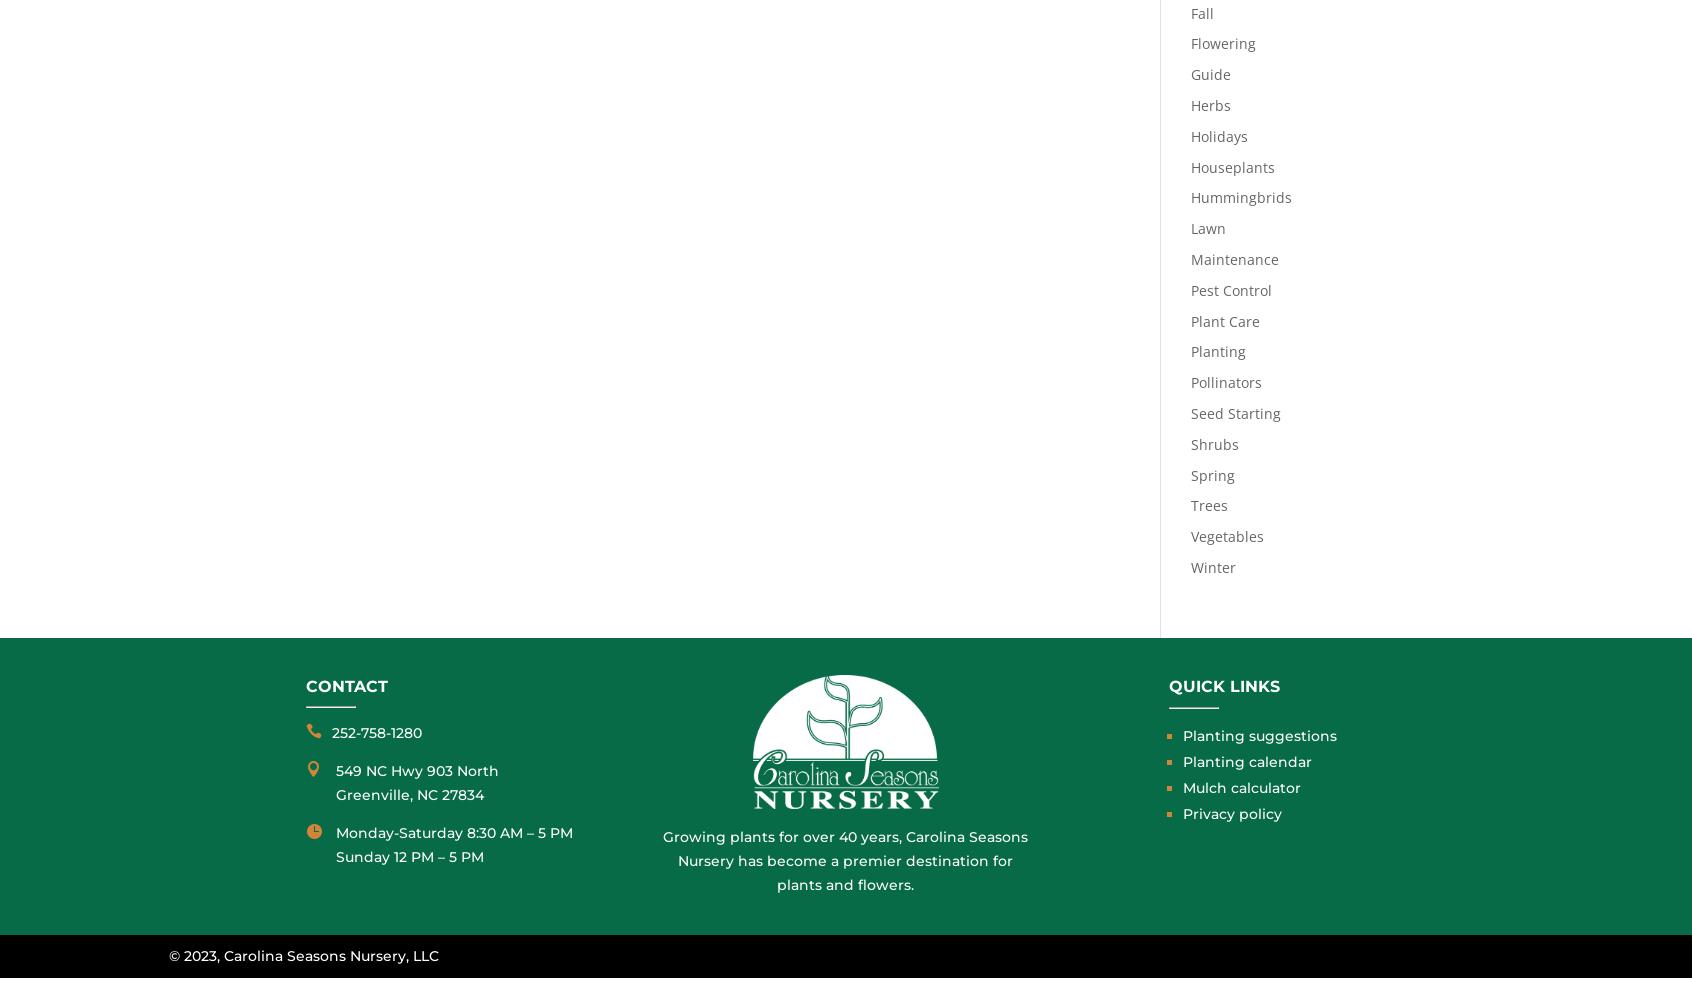  What do you see at coordinates (1188, 104) in the screenshot?
I see `'Herbs'` at bounding box center [1188, 104].